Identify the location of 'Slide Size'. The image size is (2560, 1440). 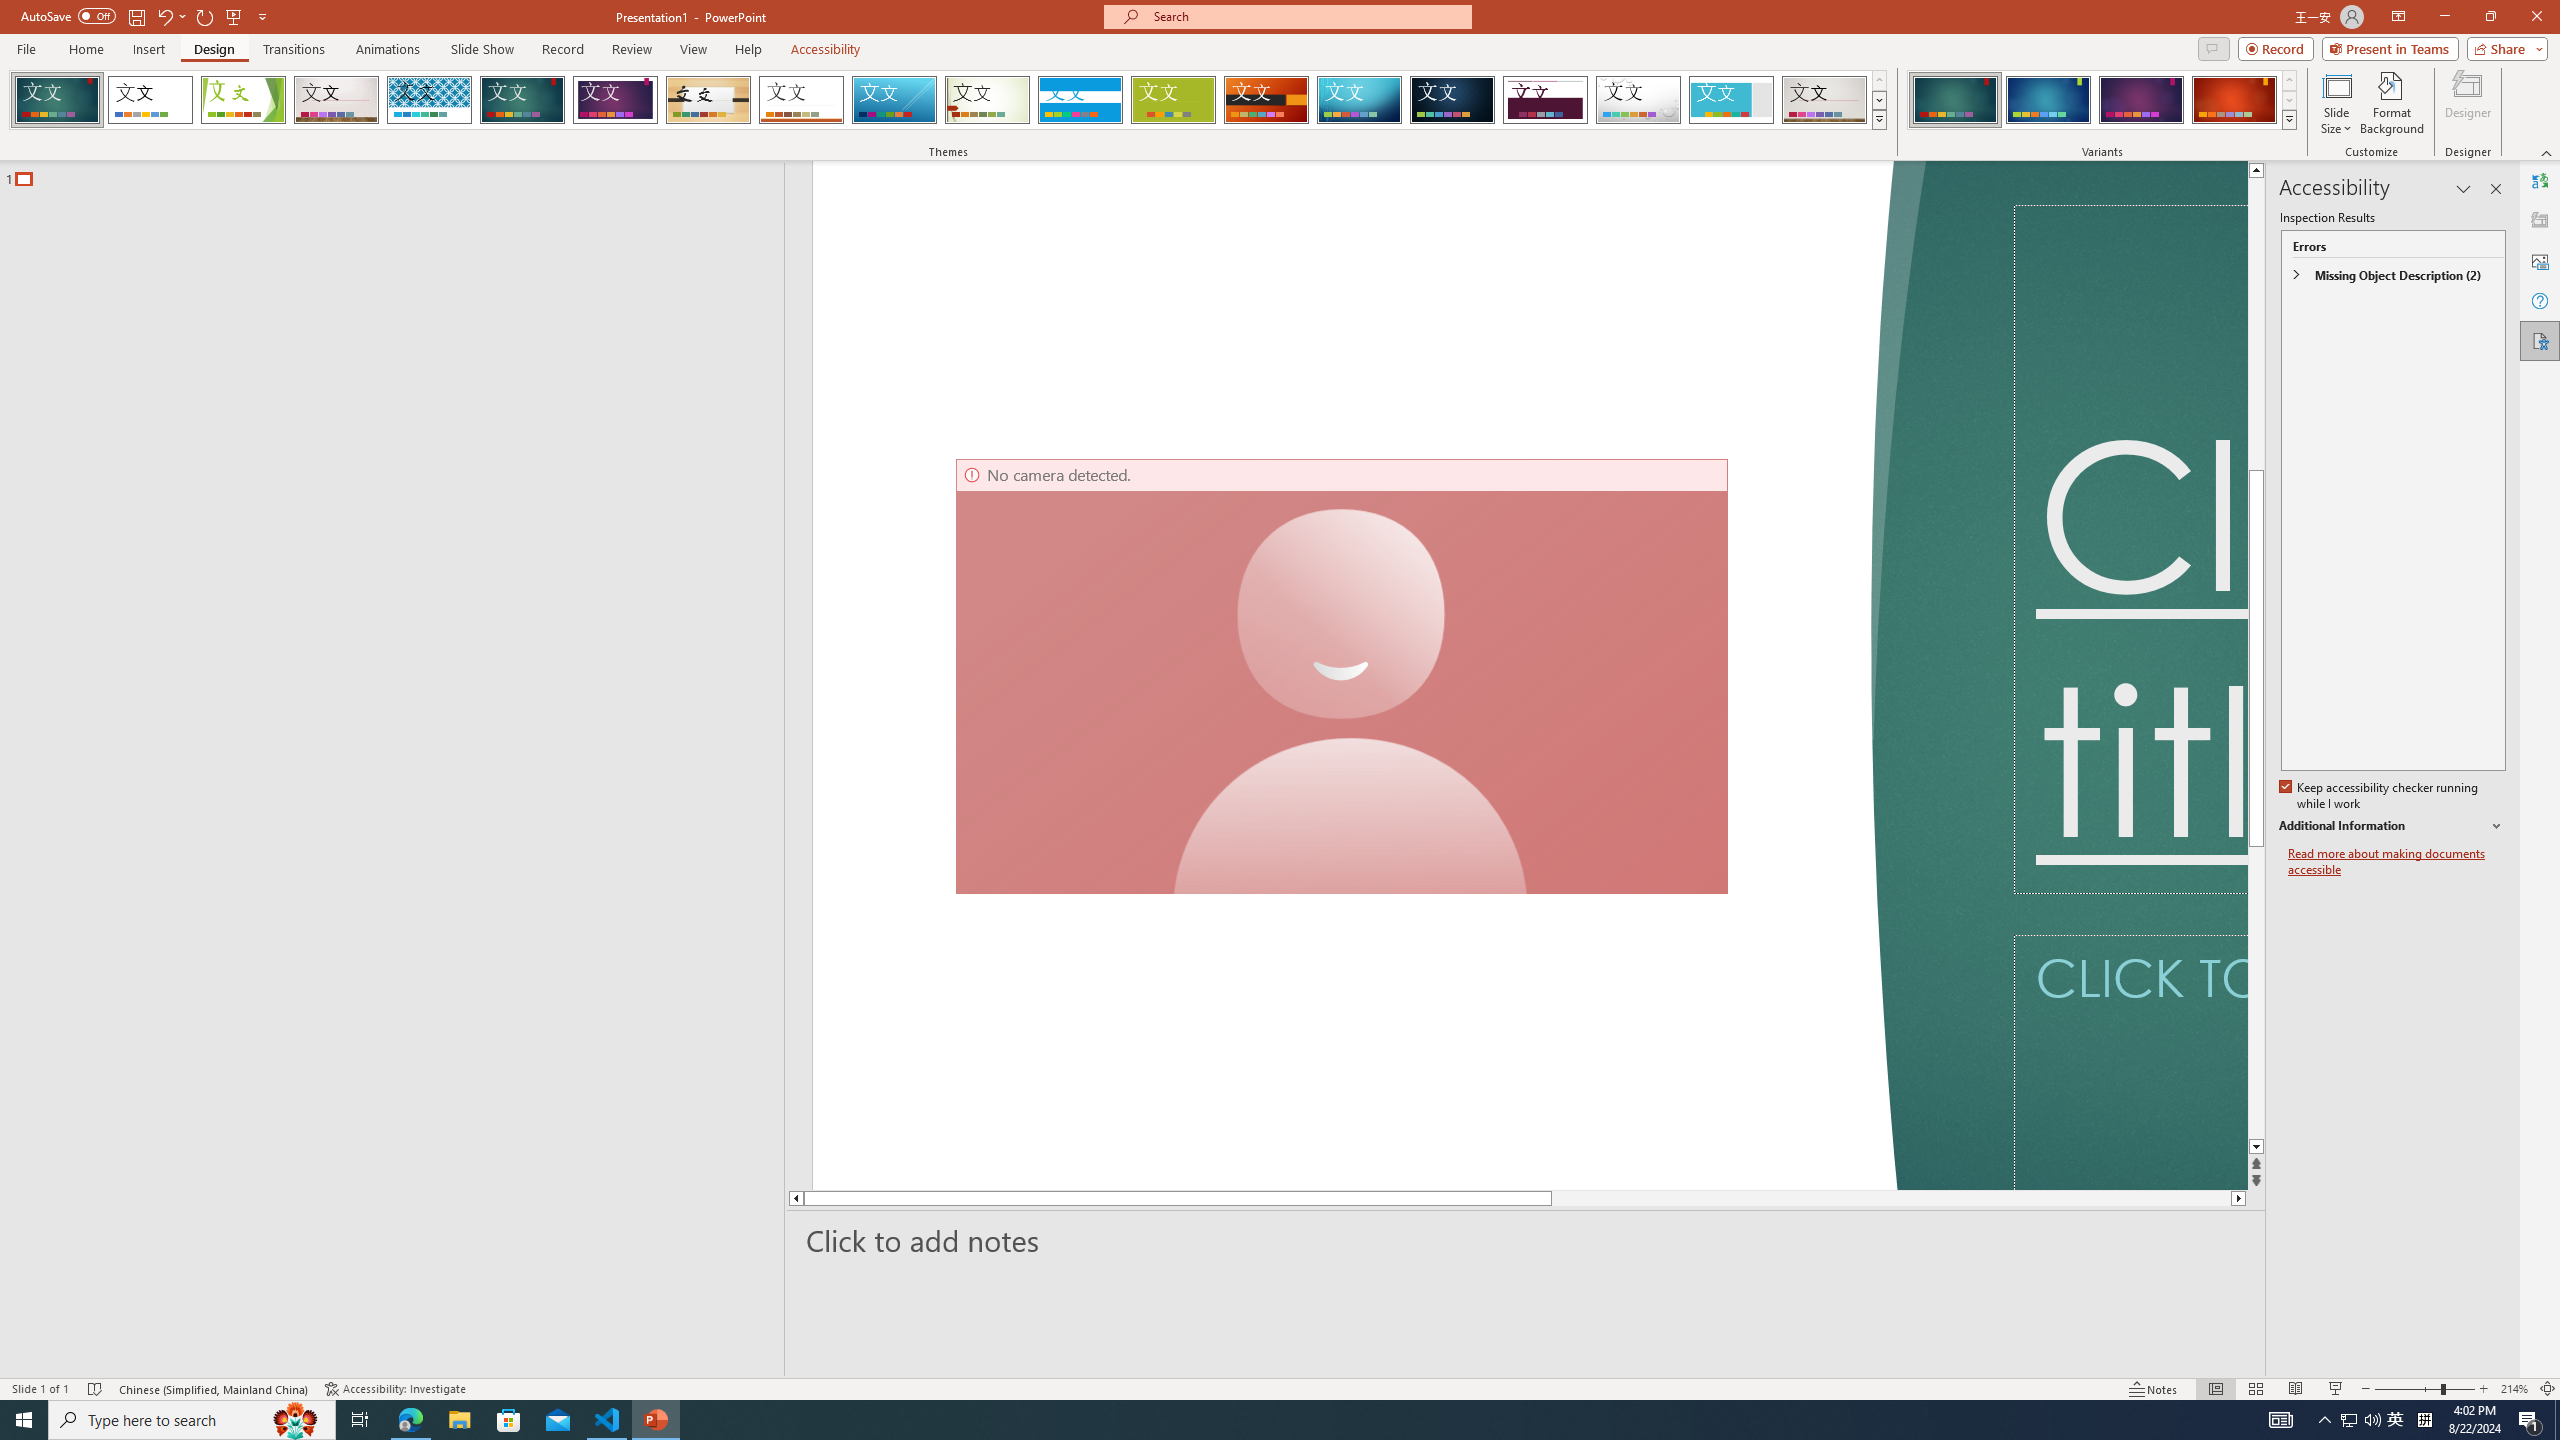
(2336, 103).